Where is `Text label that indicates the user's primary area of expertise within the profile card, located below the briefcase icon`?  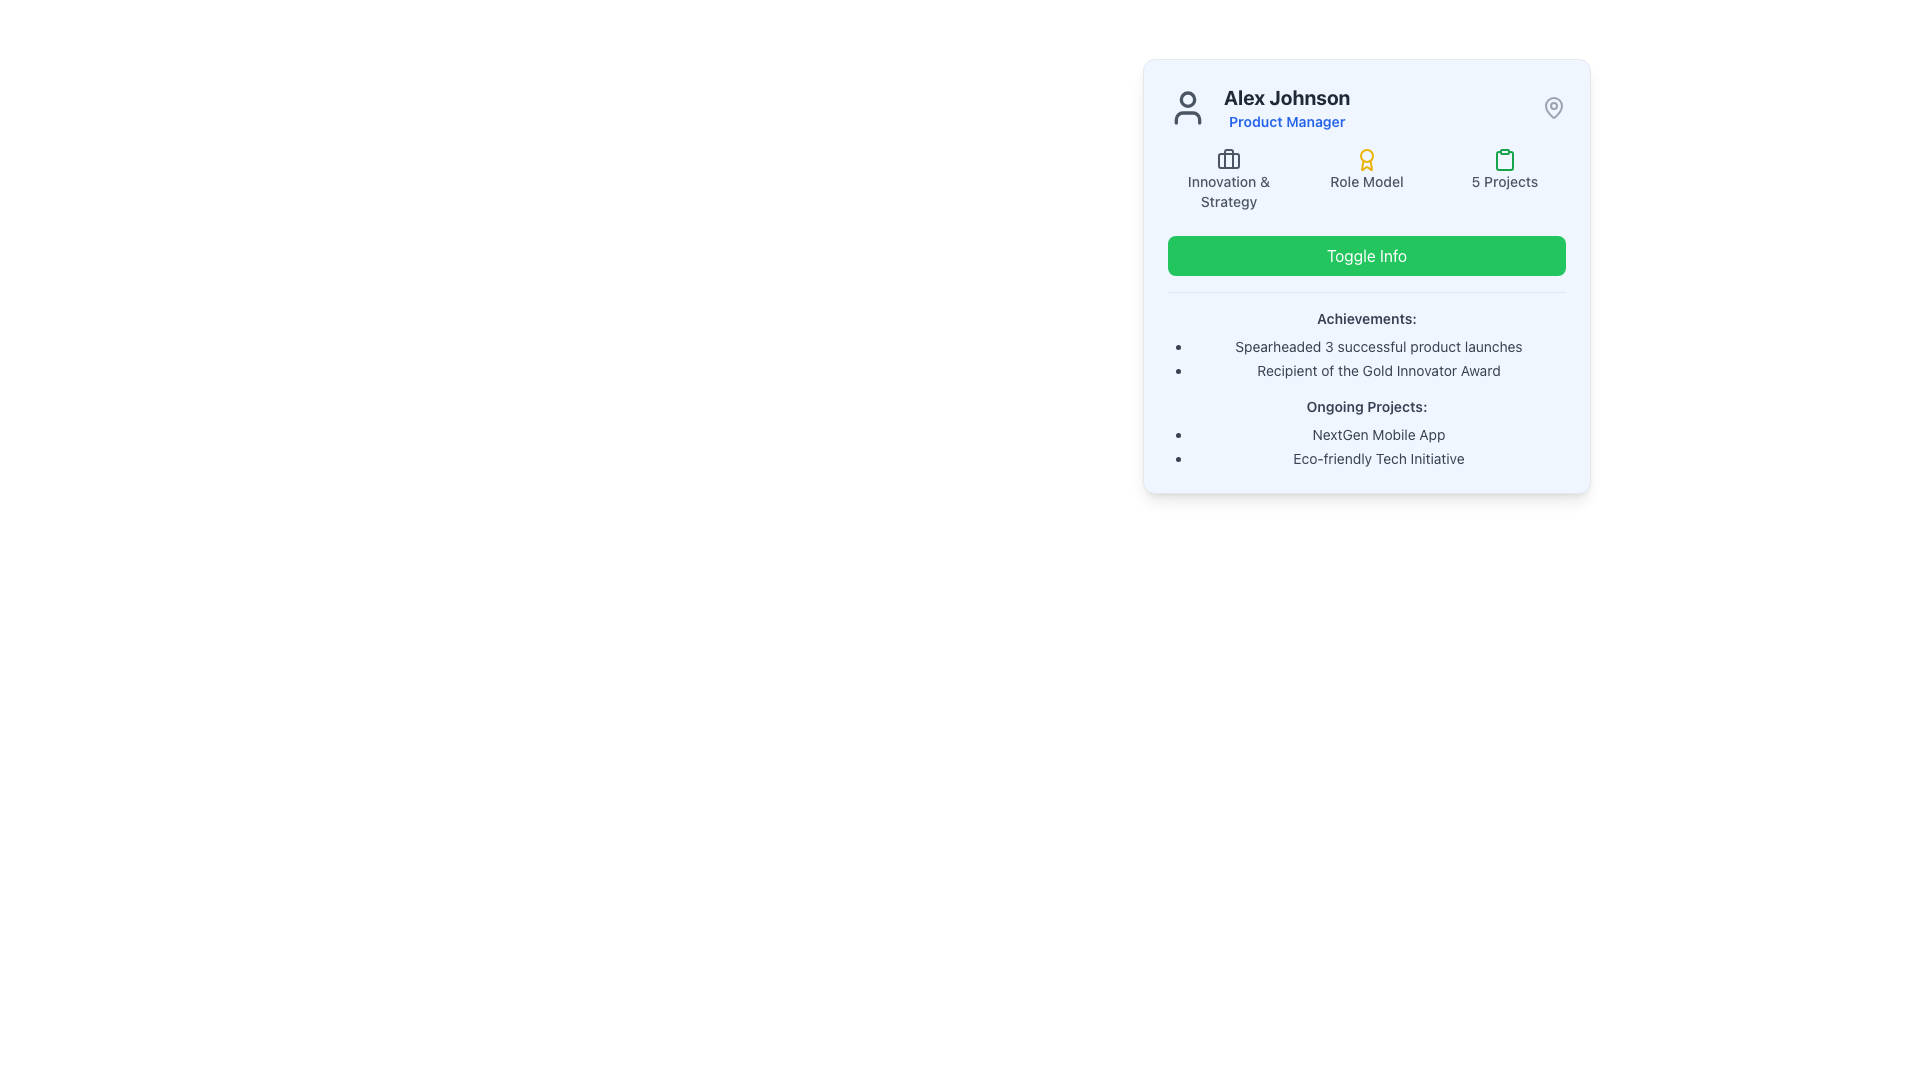
Text label that indicates the user's primary area of expertise within the profile card, located below the briefcase icon is located at coordinates (1227, 192).